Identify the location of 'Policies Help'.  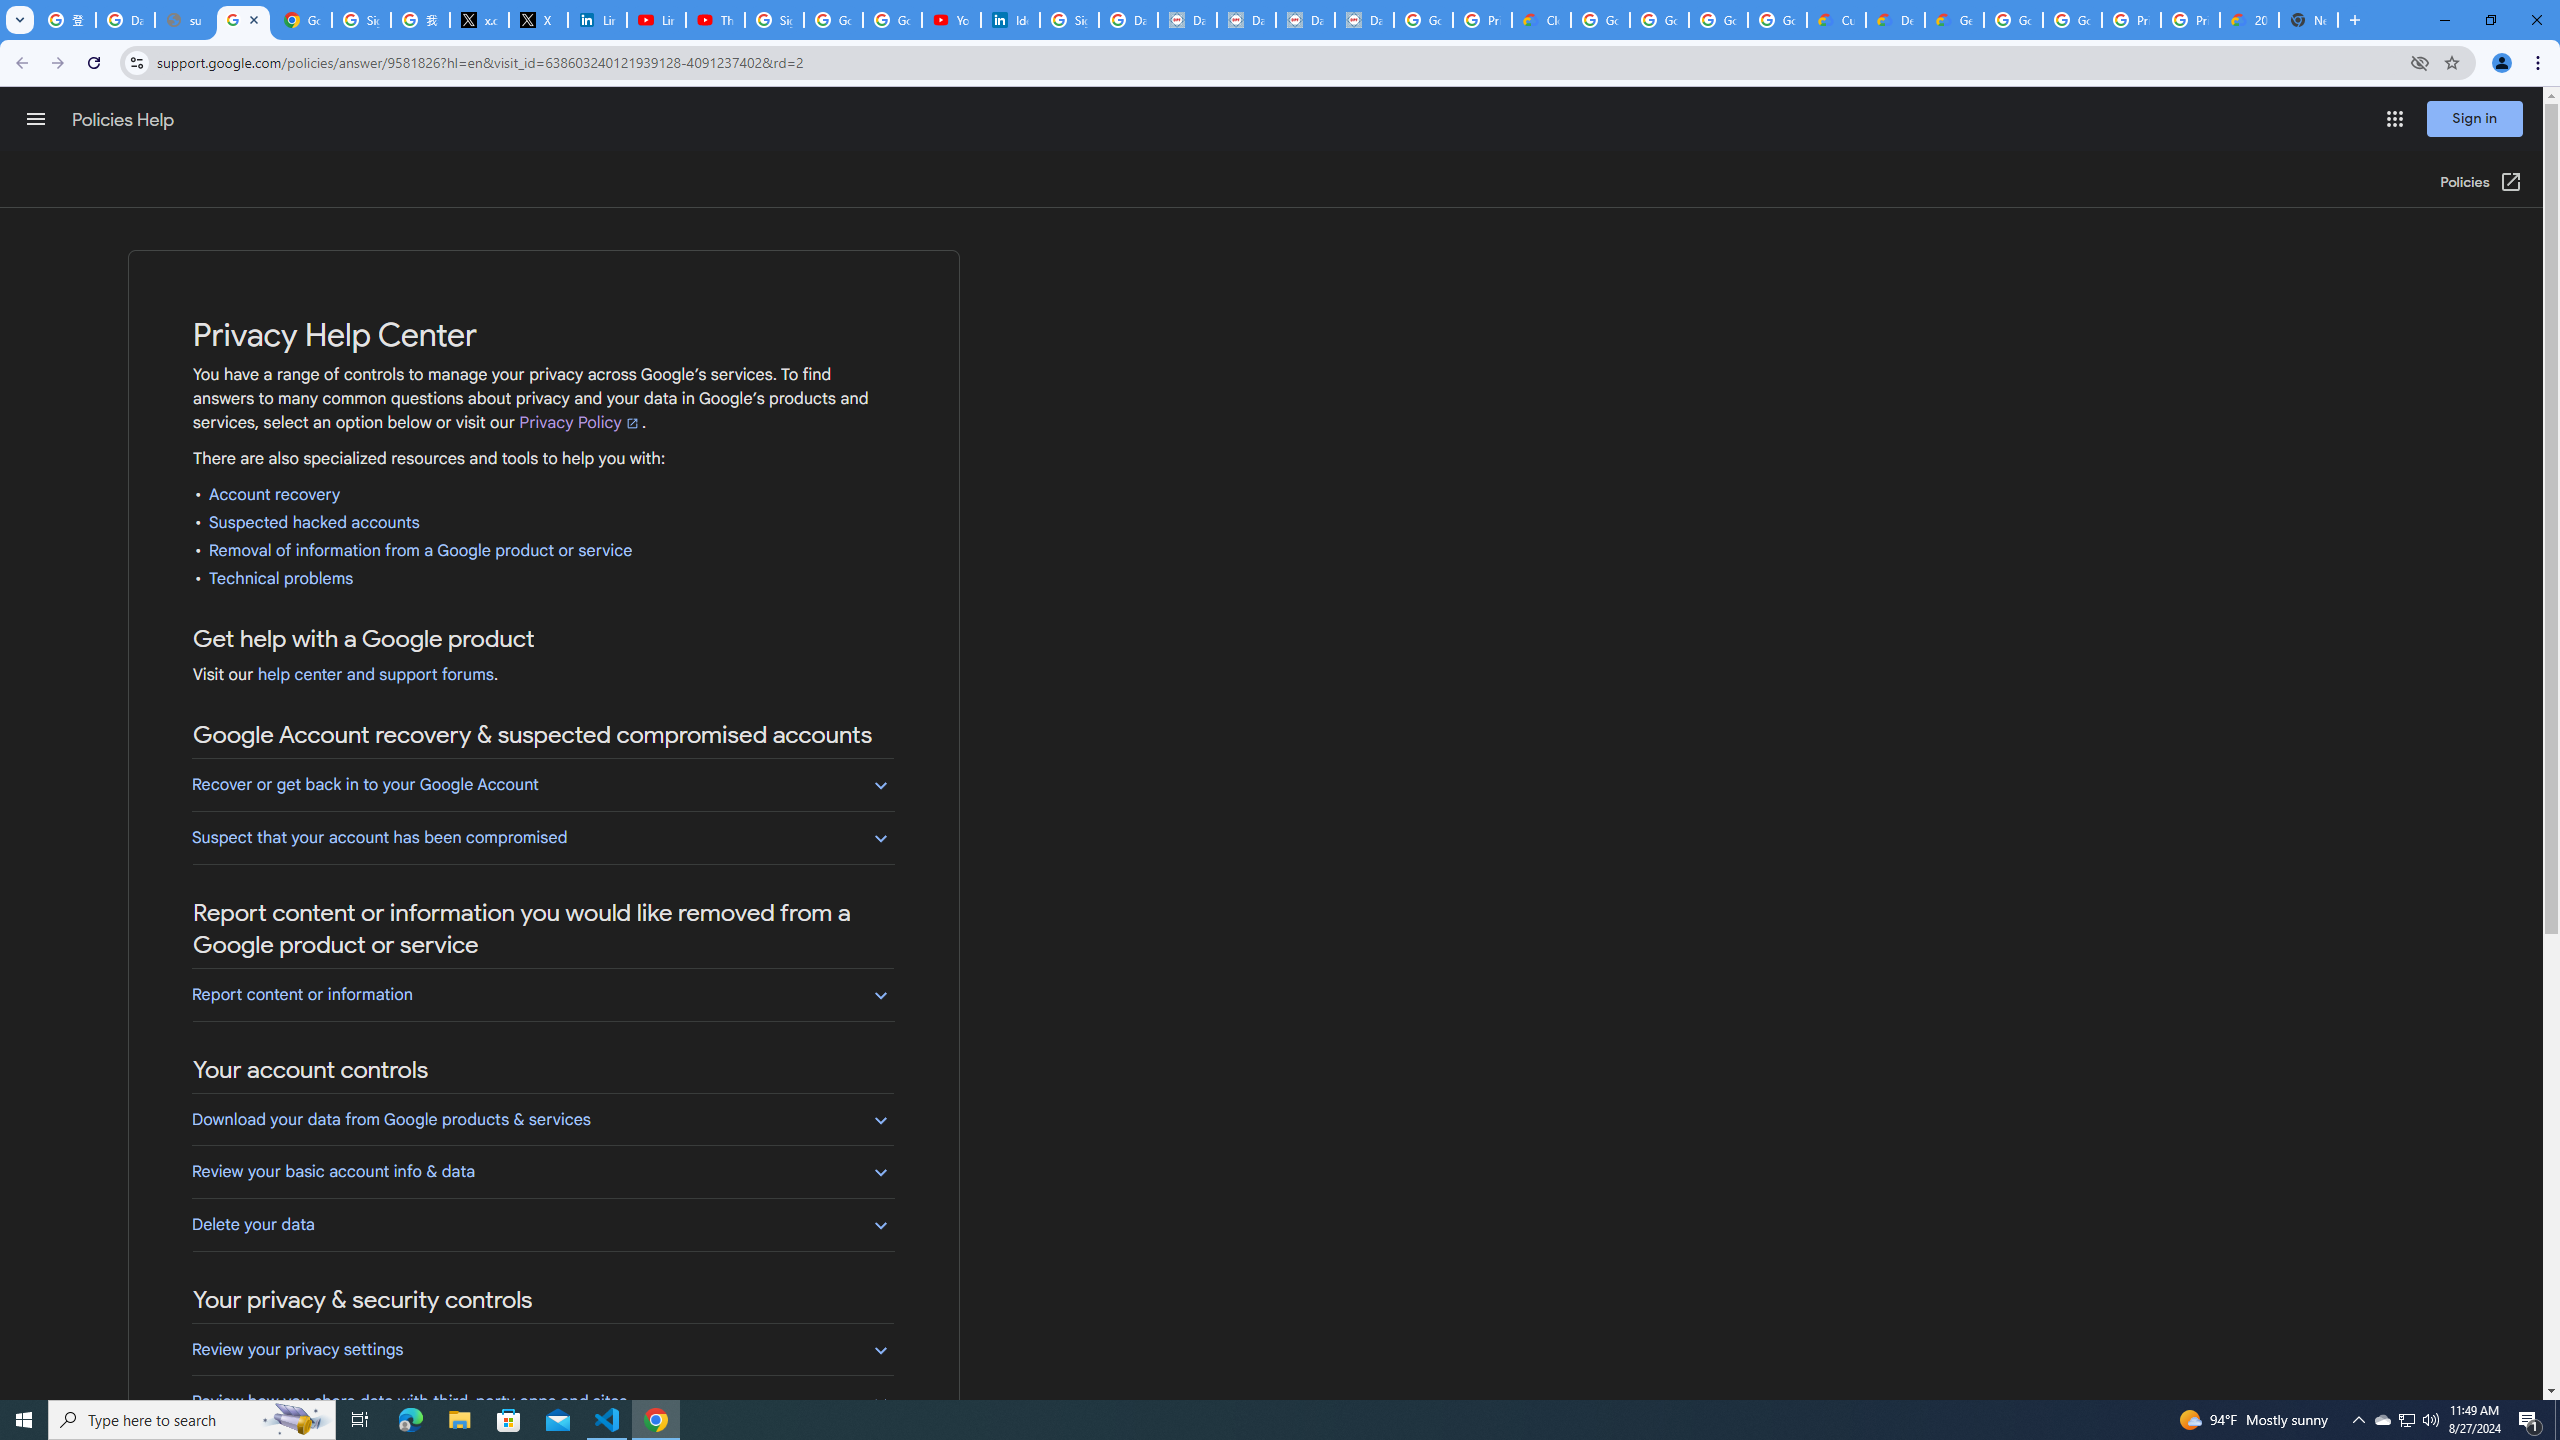
(125, 119).